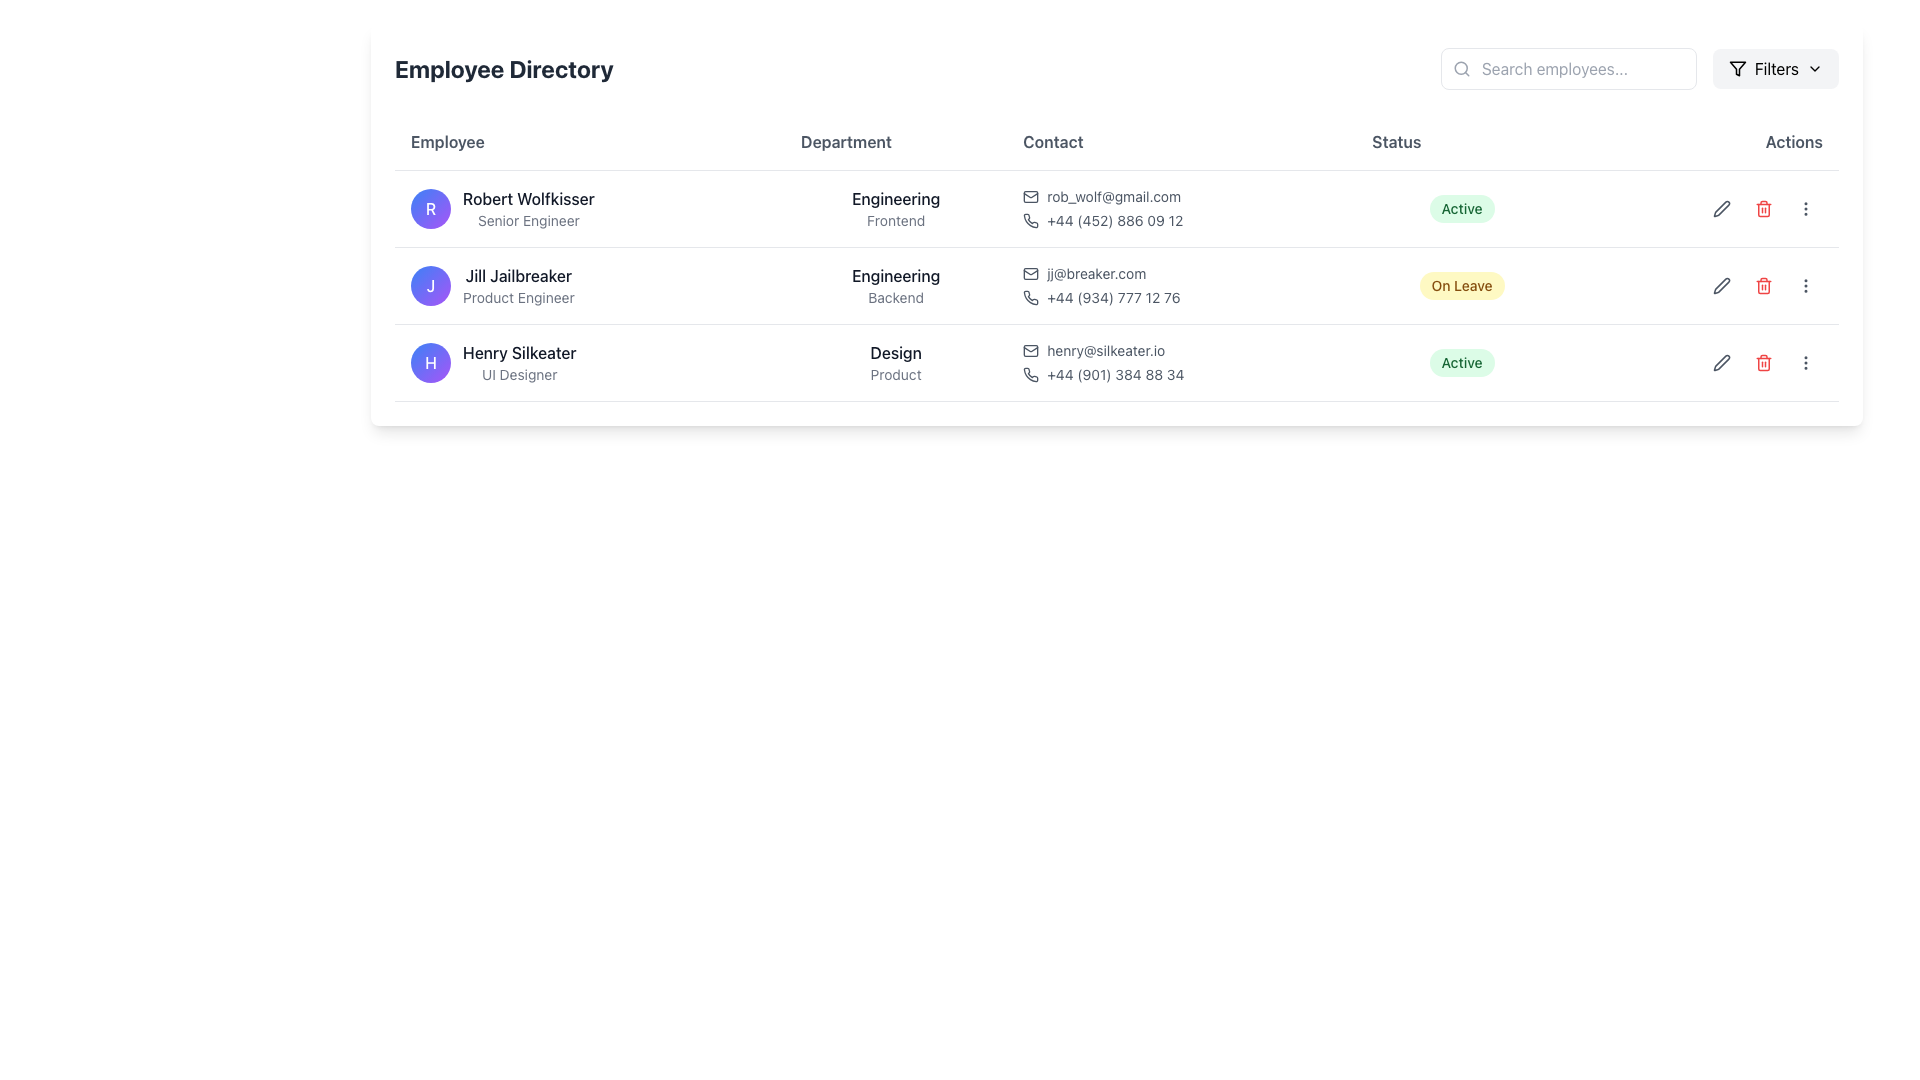 Image resolution: width=1920 pixels, height=1080 pixels. What do you see at coordinates (519, 374) in the screenshot?
I see `job title text label located below 'Henry Silkeater' in the 'Employee' column's row, which is the second line of text detailing the job title` at bounding box center [519, 374].